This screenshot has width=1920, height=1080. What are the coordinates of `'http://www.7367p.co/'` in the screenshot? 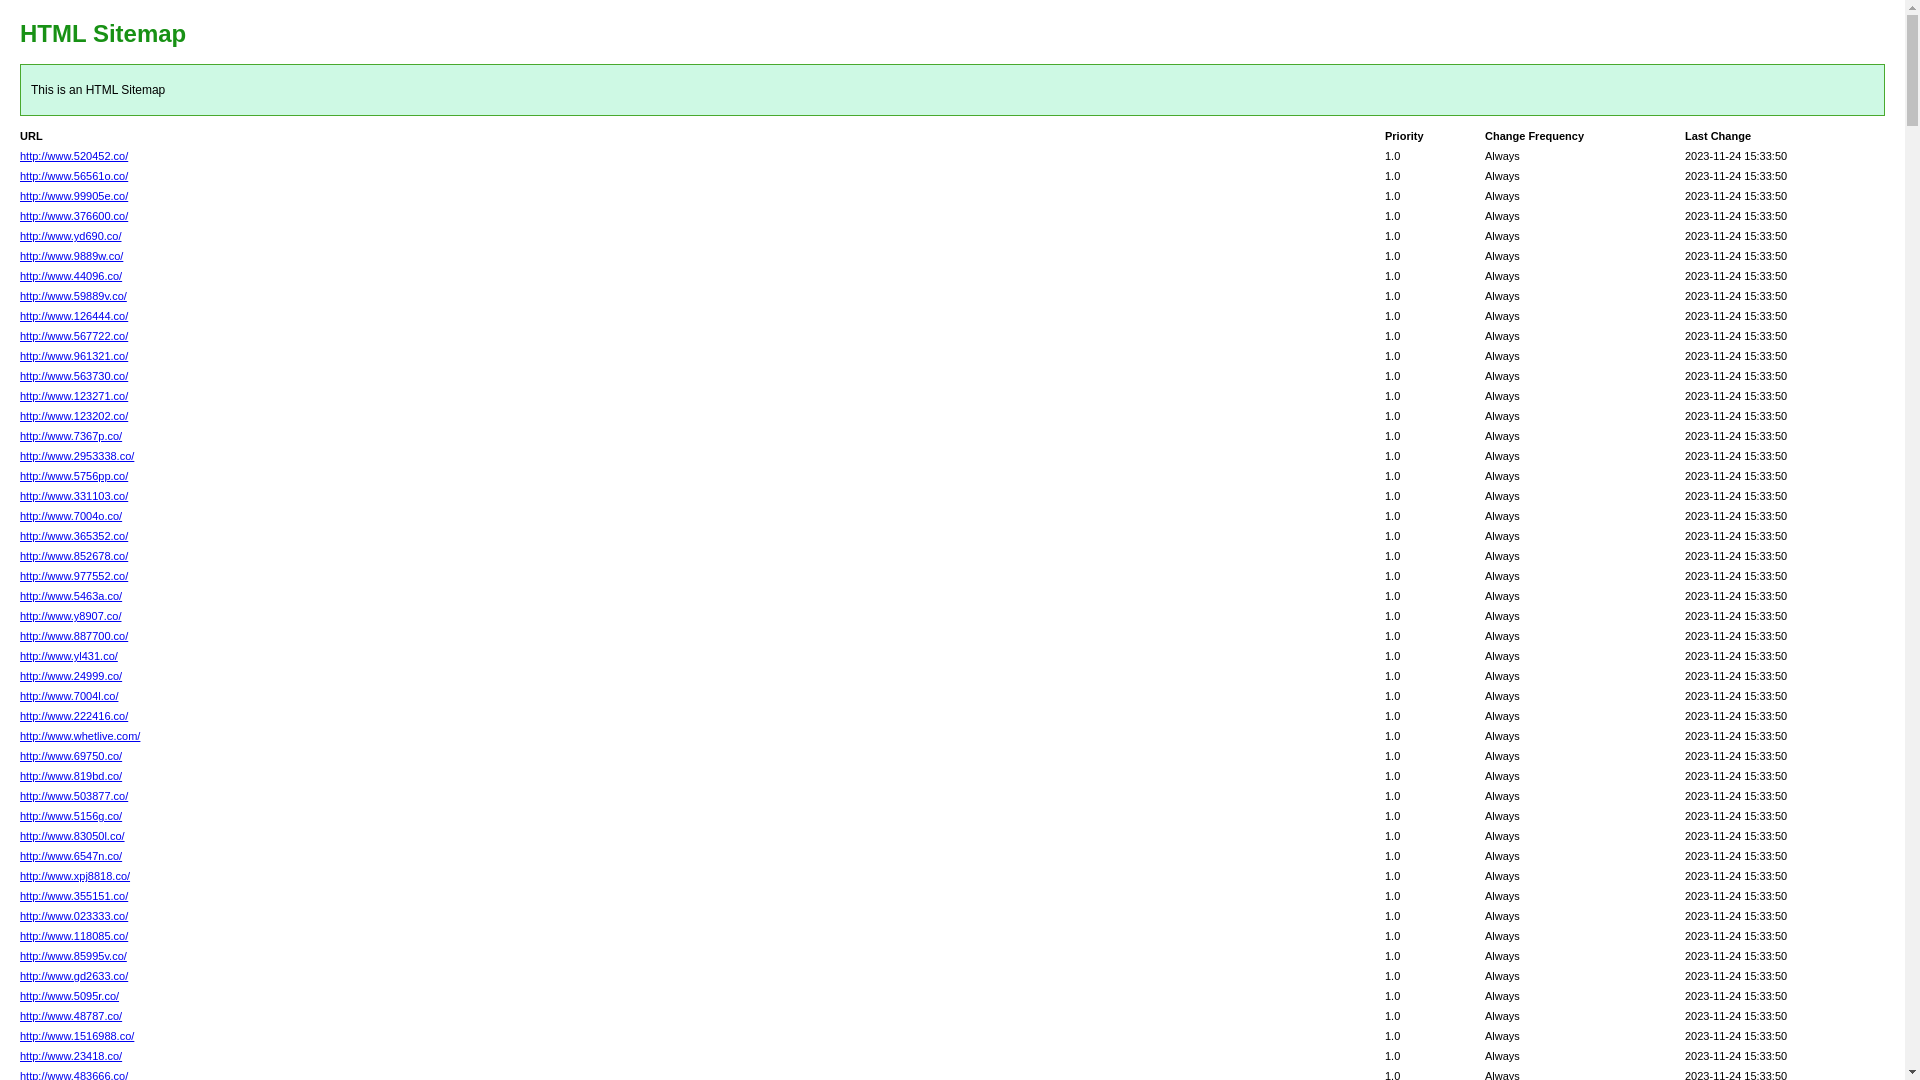 It's located at (71, 434).